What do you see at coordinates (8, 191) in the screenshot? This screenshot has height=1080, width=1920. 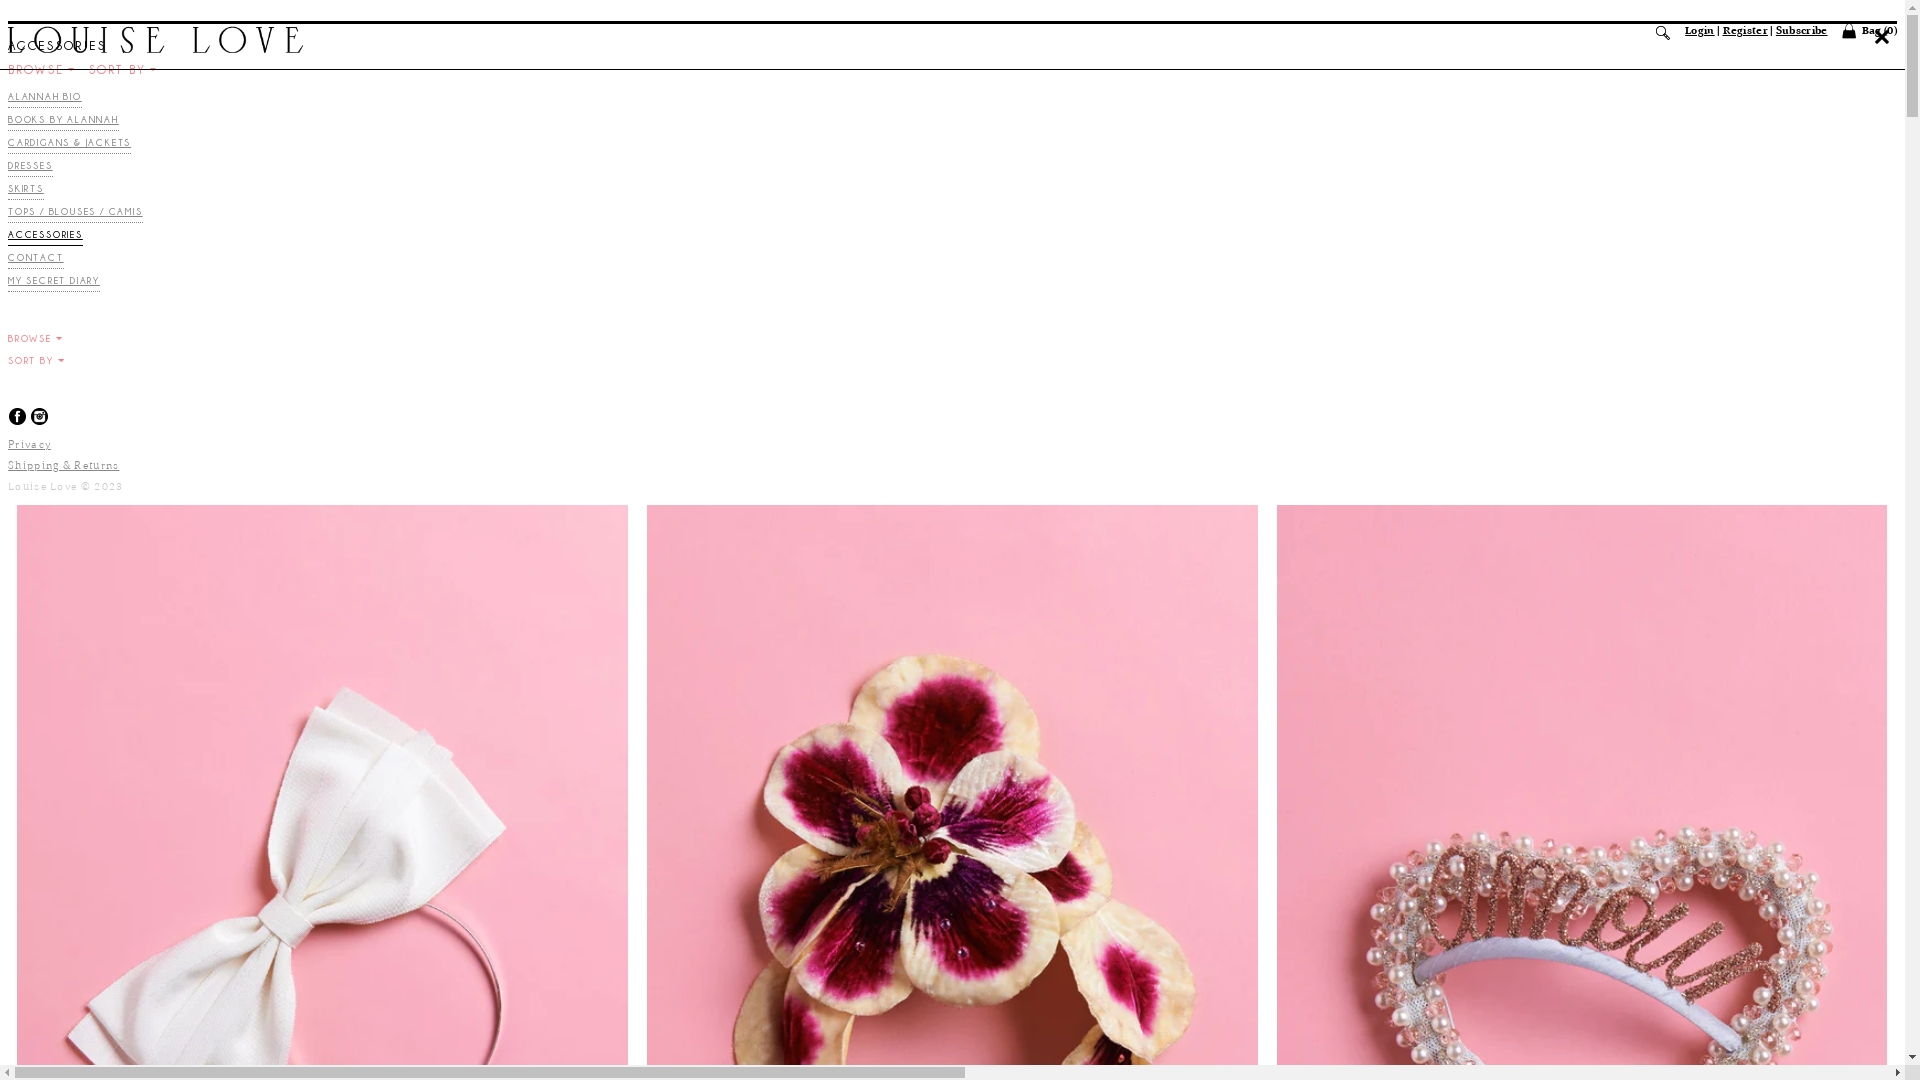 I see `'SKIRTS'` at bounding box center [8, 191].